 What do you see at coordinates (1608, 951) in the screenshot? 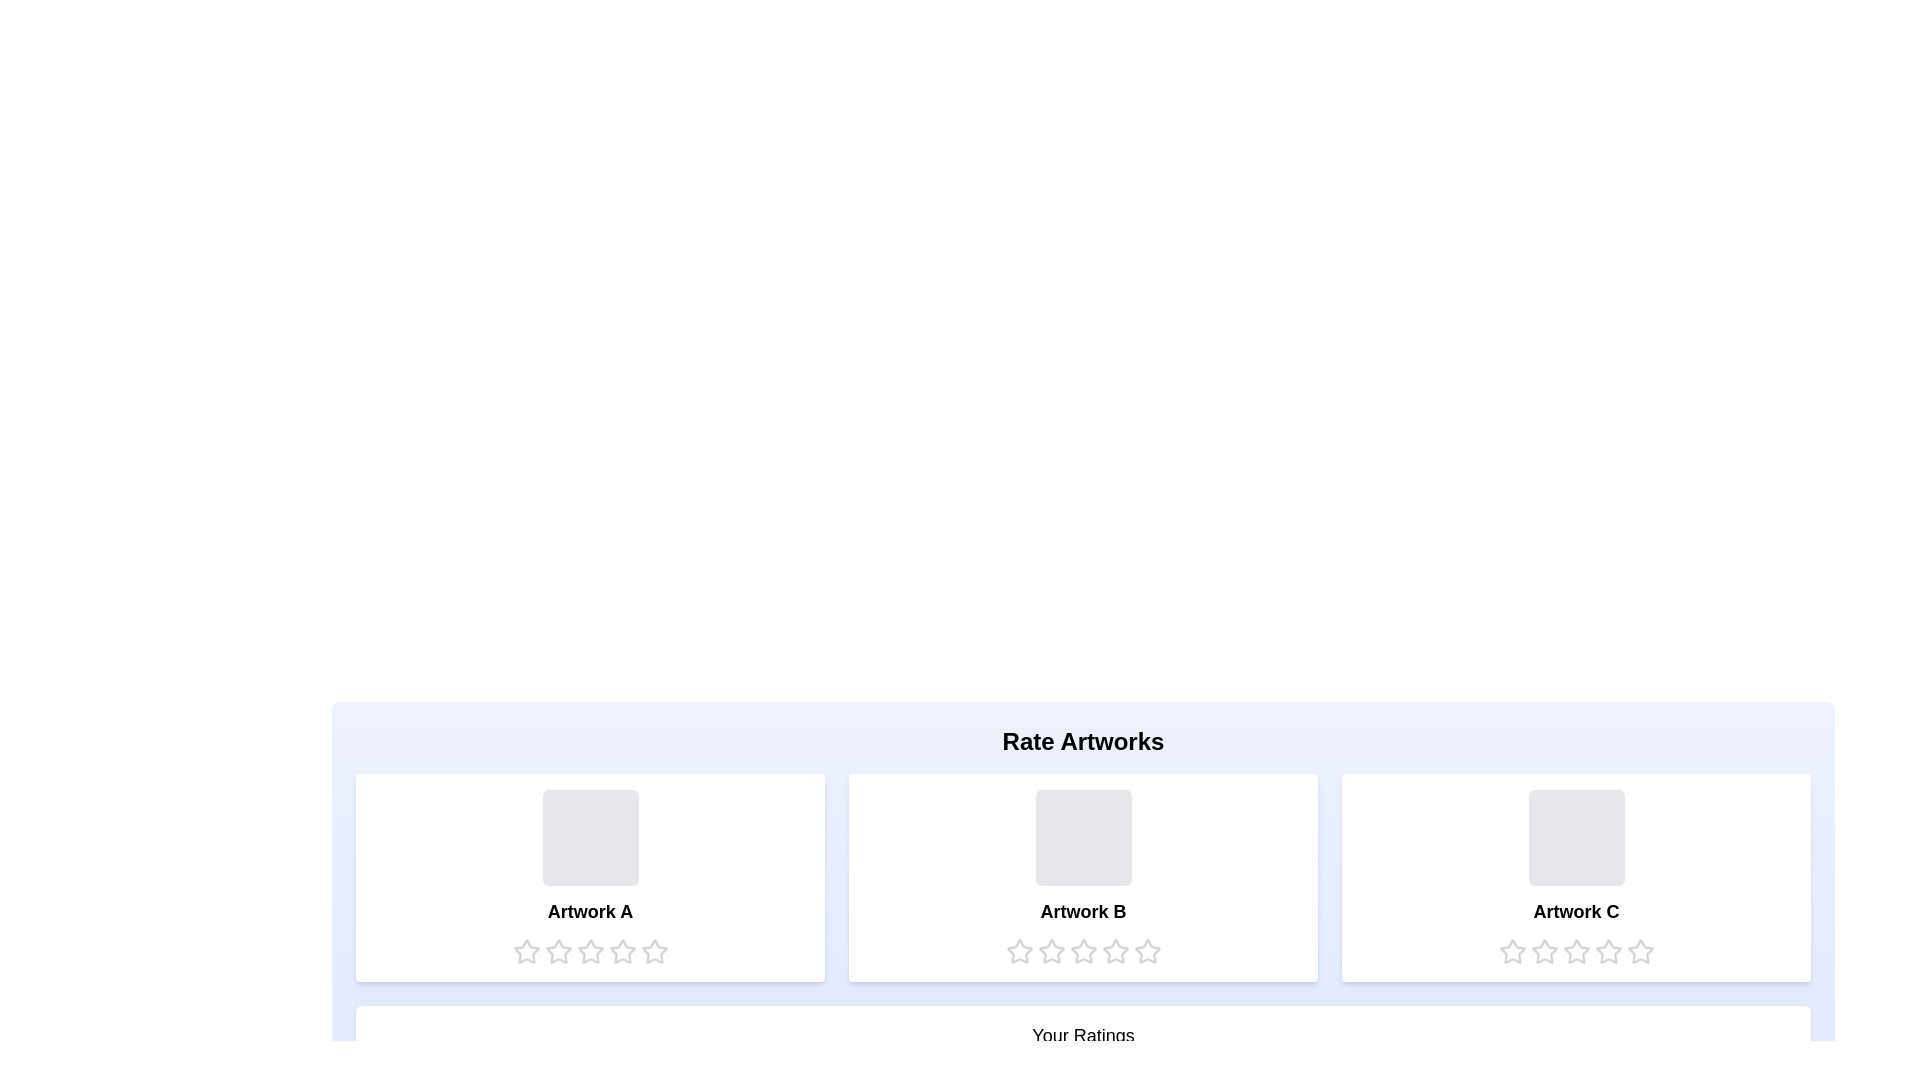
I see `the star corresponding to the rating 4 for the artwork Artwork C` at bounding box center [1608, 951].